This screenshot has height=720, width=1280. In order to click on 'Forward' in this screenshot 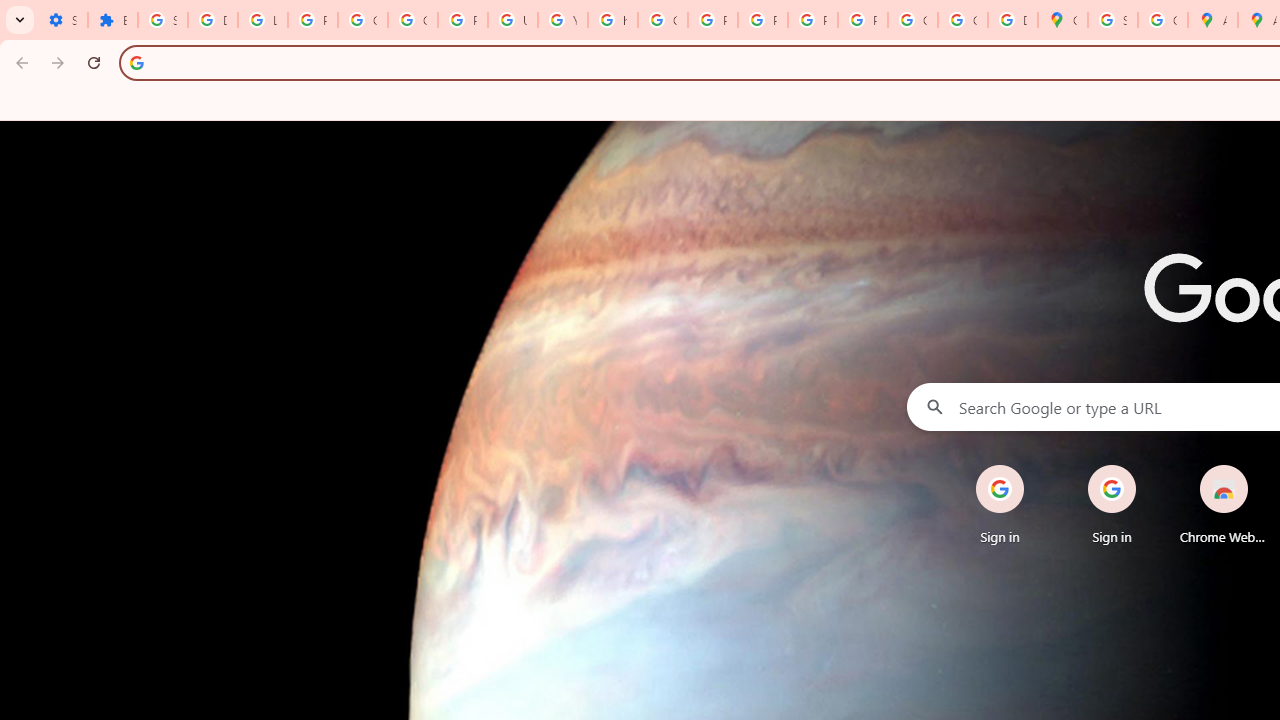, I will do `click(58, 61)`.